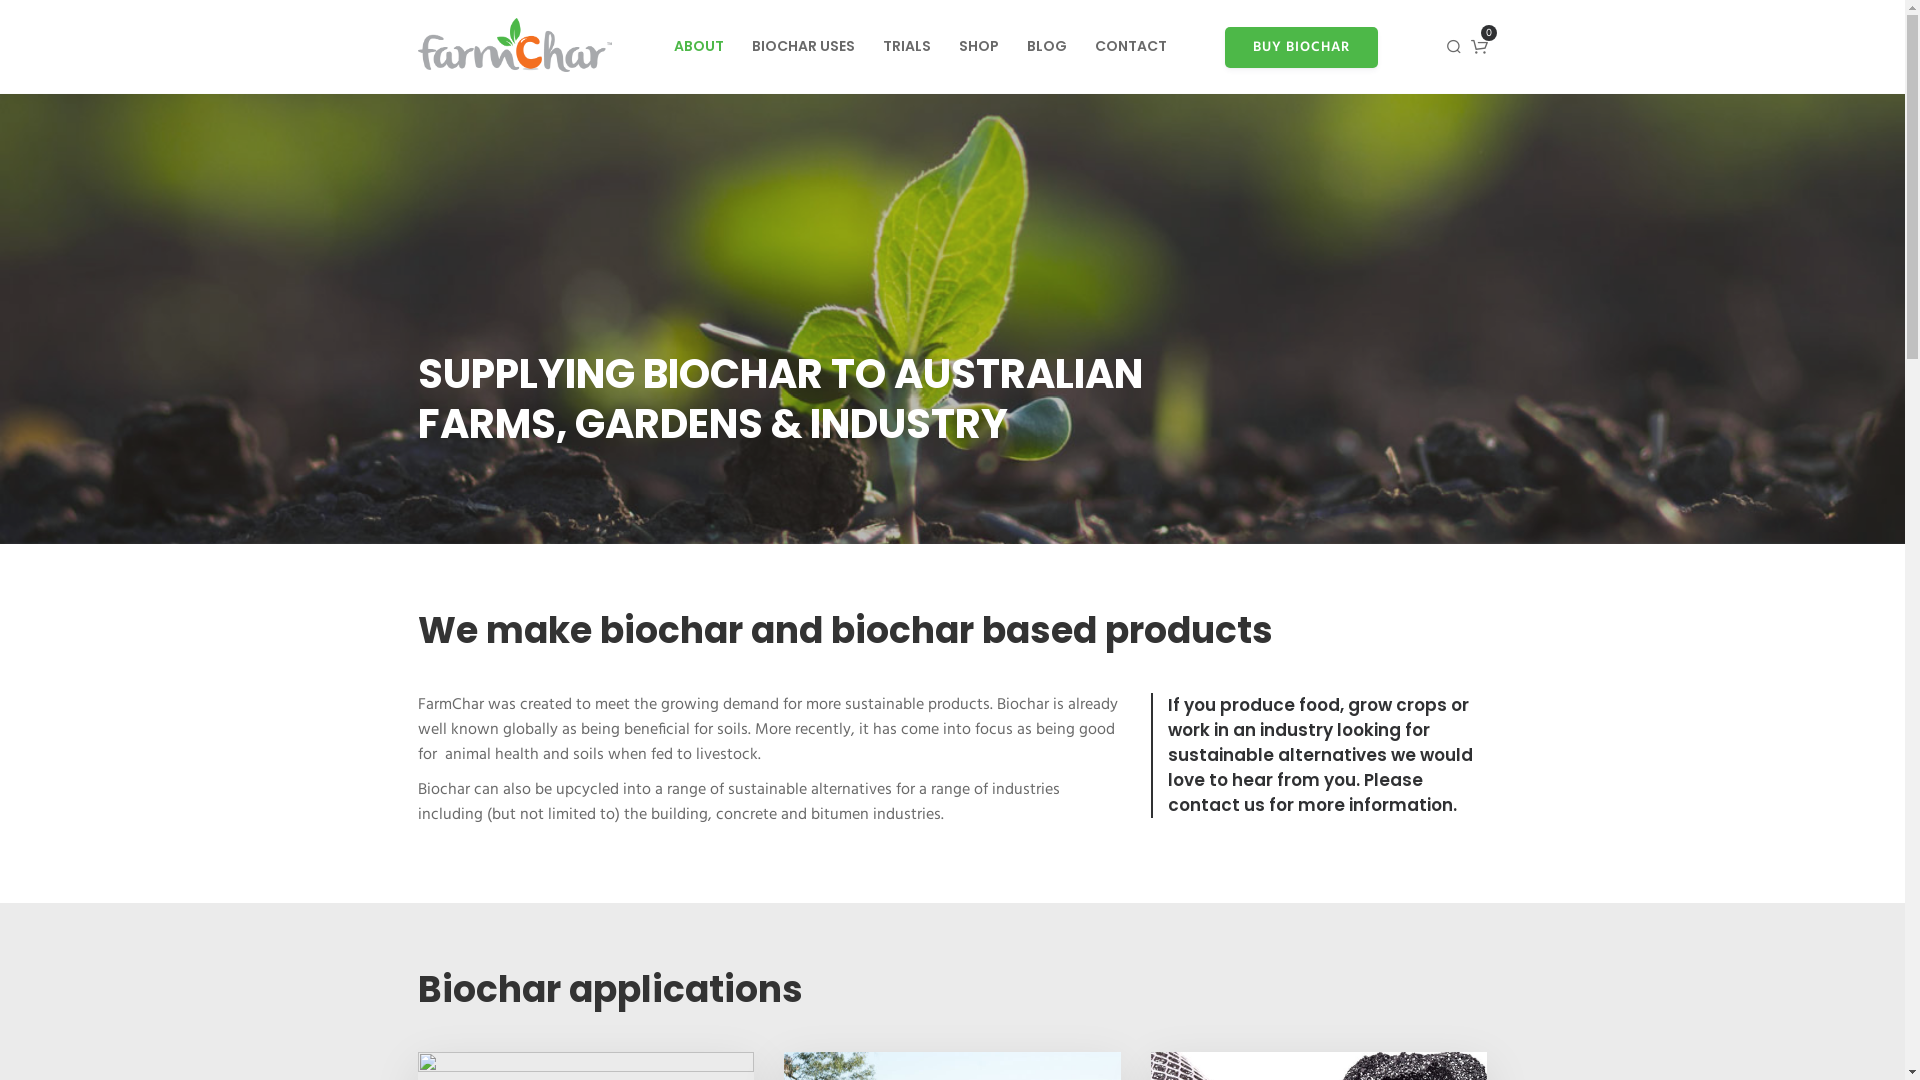 The height and width of the screenshot is (1080, 1920). I want to click on 'CONTACT', so click(1129, 45).